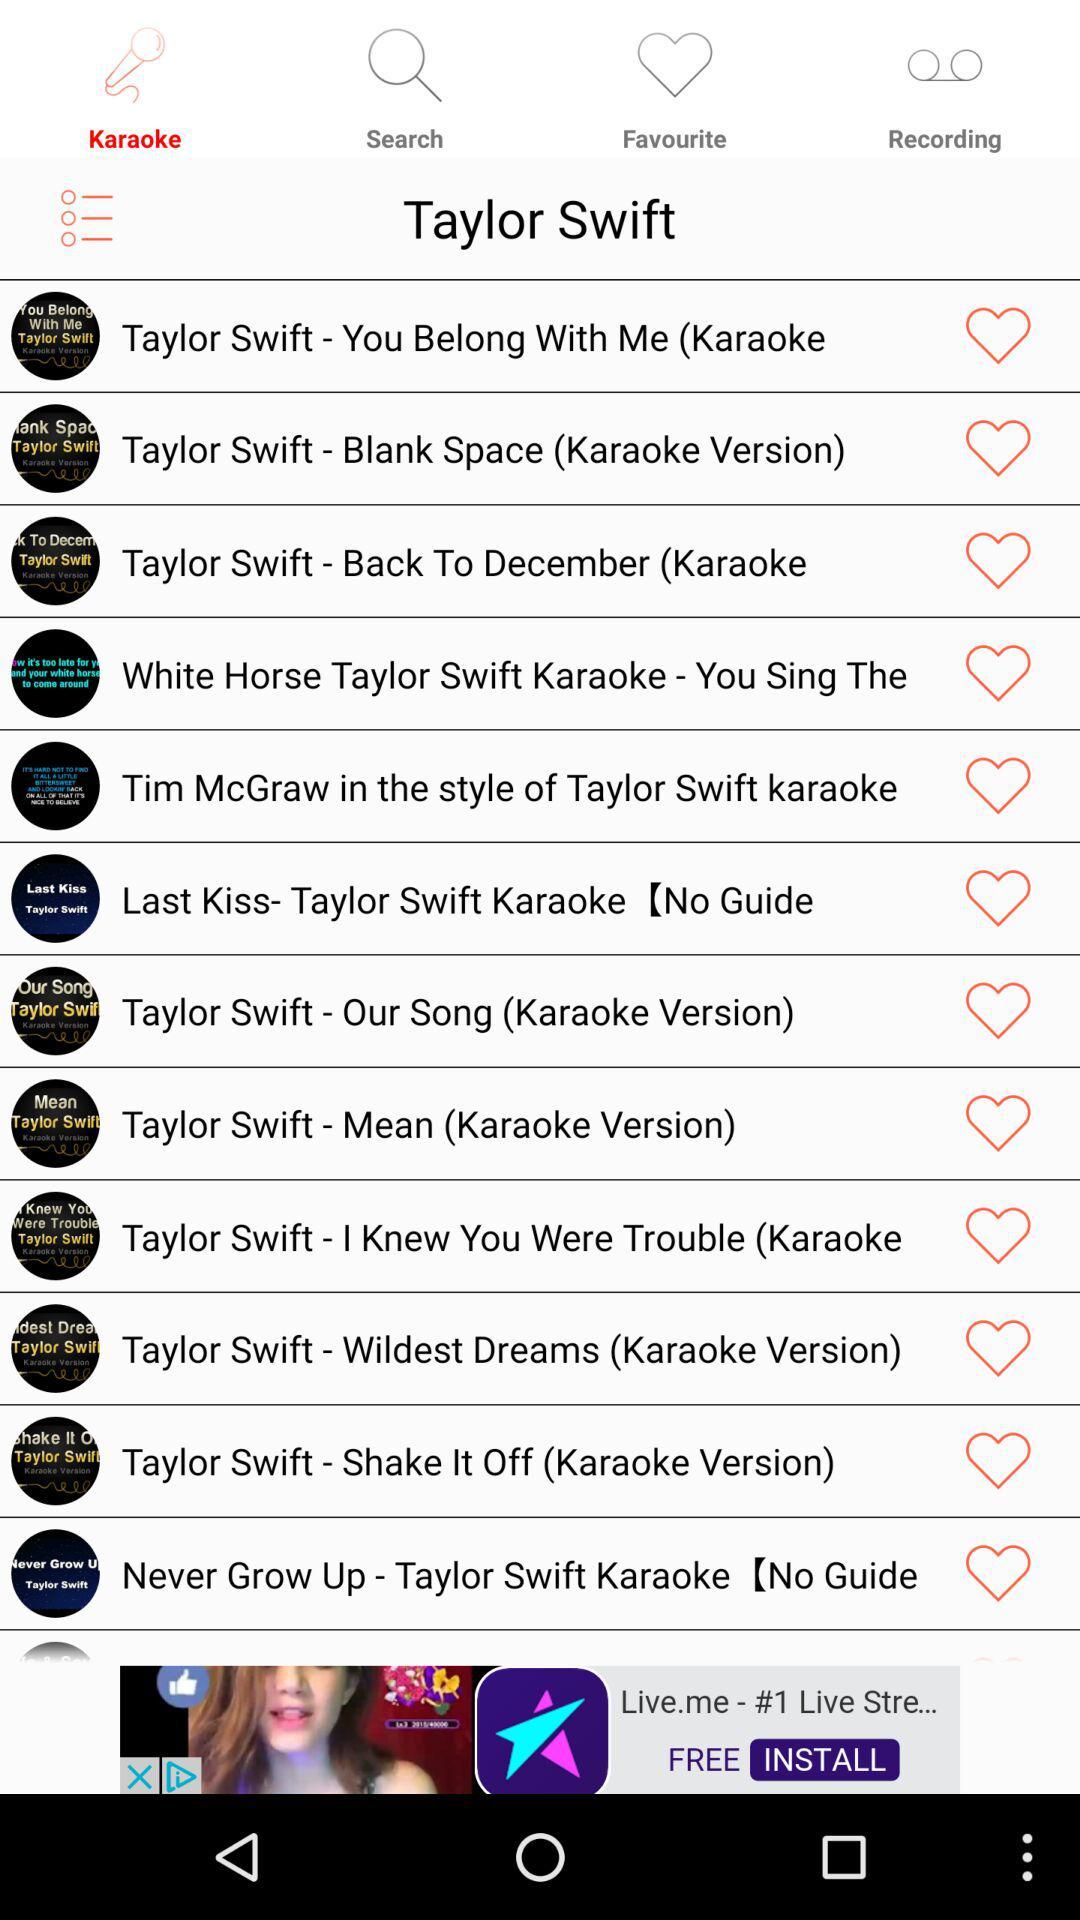 The height and width of the screenshot is (1920, 1080). Describe the element at coordinates (998, 1572) in the screenshot. I see `like` at that location.